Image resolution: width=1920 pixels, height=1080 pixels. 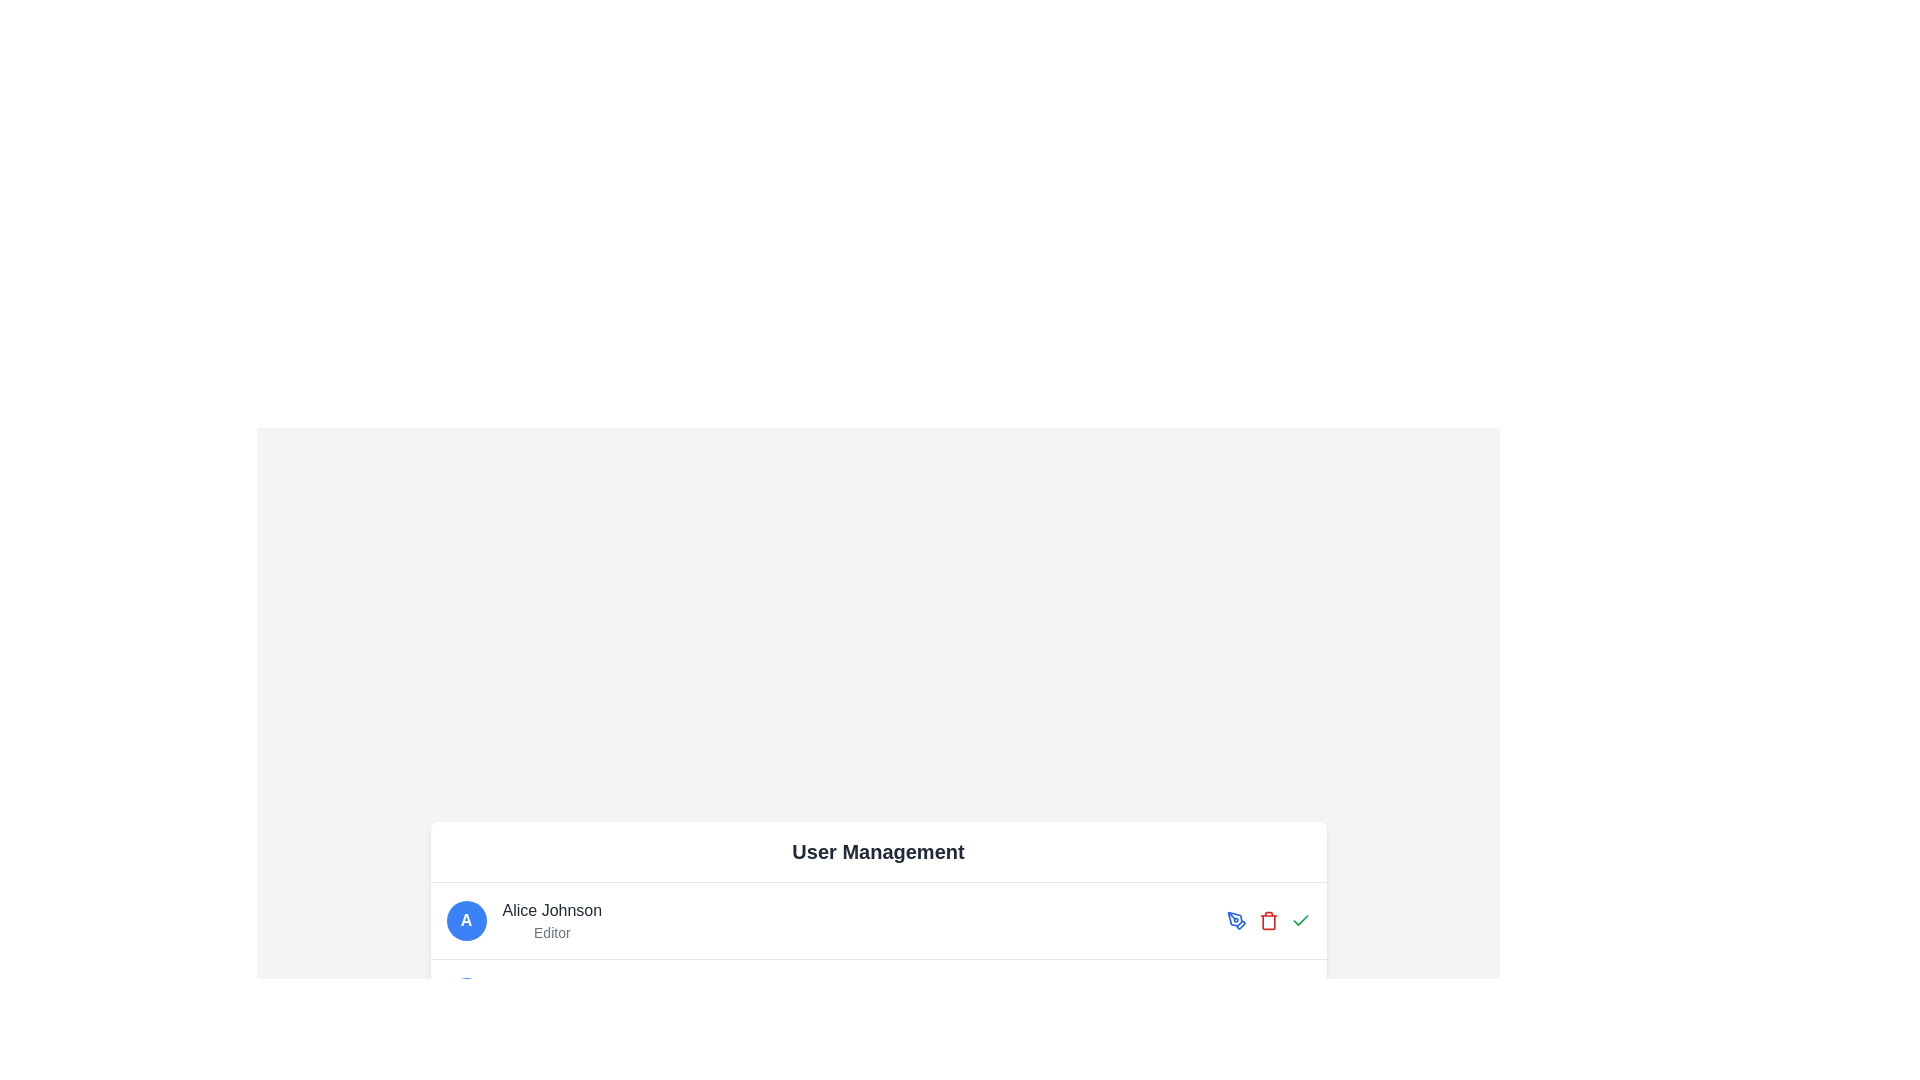 What do you see at coordinates (552, 910) in the screenshot?
I see `the static text label displaying the user's name within the user information card, located above the 'Editor' label in the user management interface` at bounding box center [552, 910].